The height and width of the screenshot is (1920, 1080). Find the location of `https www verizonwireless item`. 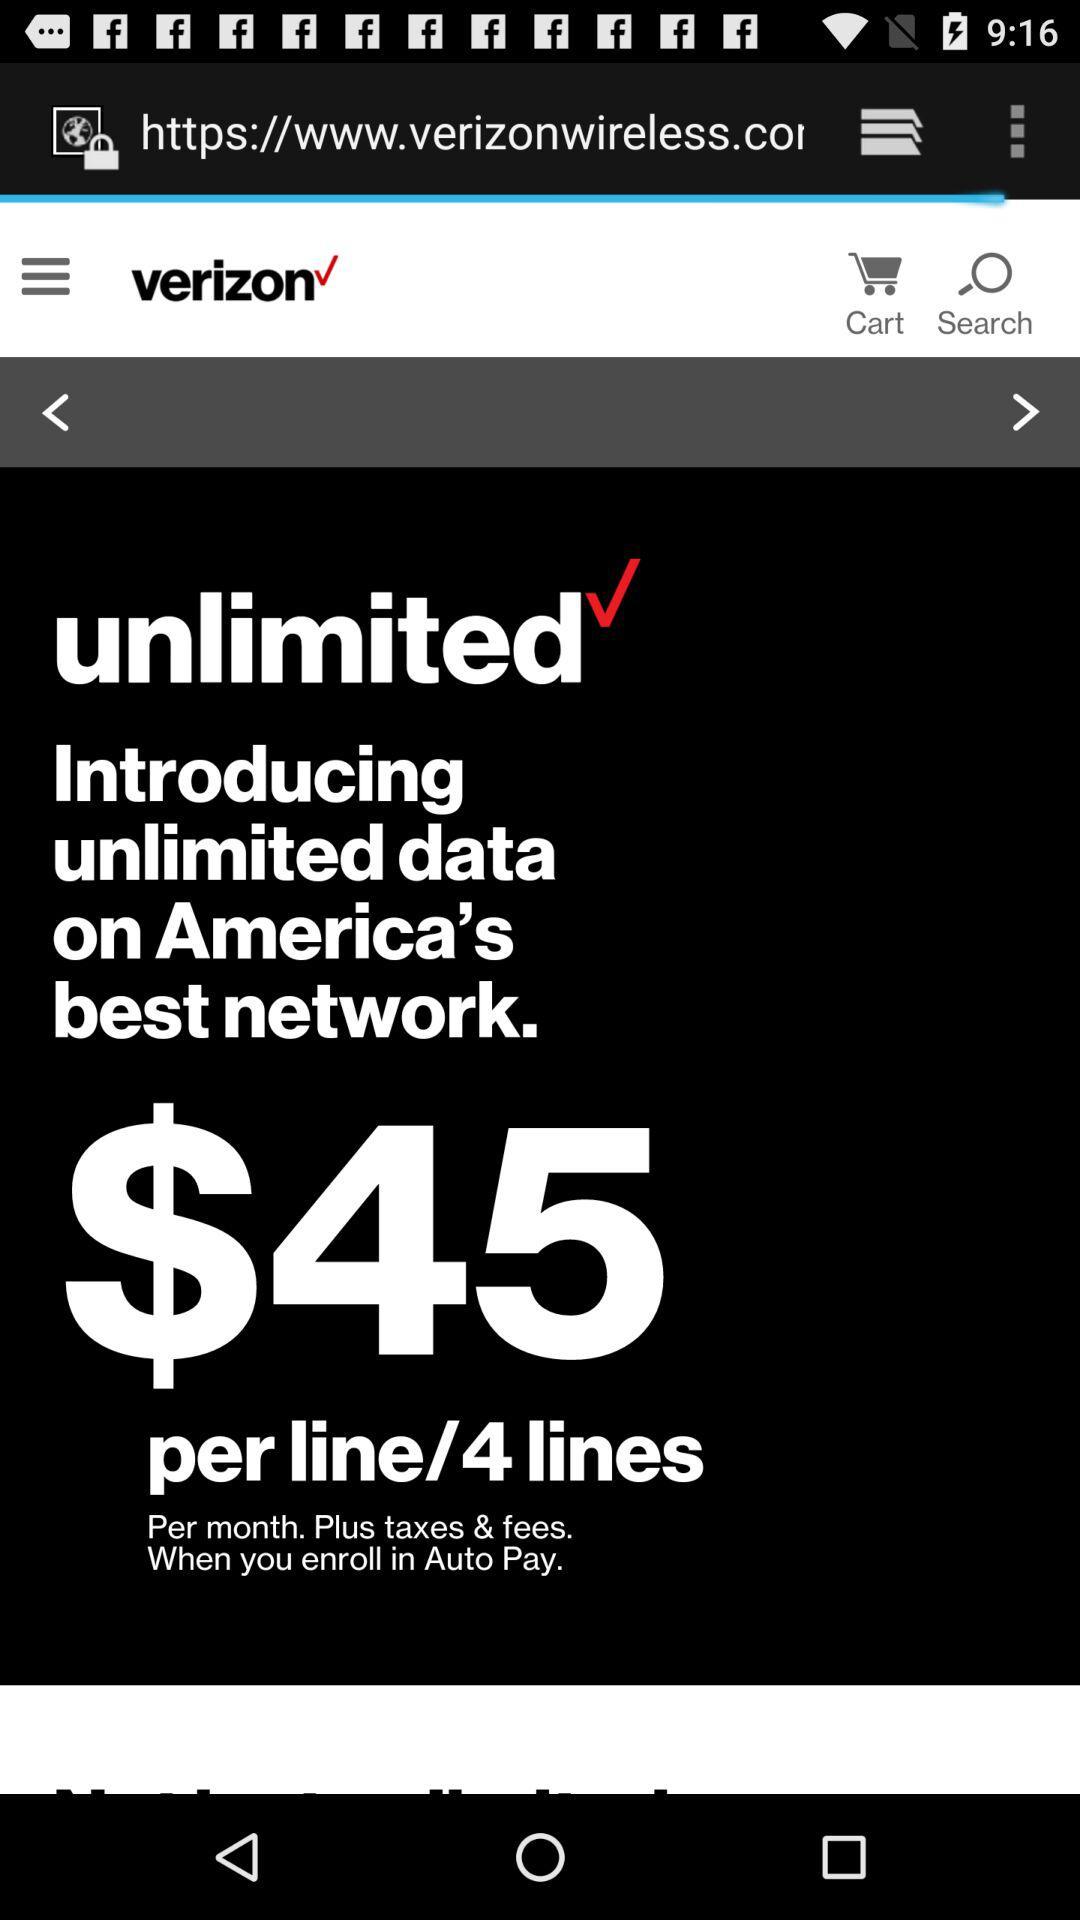

https www verizonwireless item is located at coordinates (472, 130).